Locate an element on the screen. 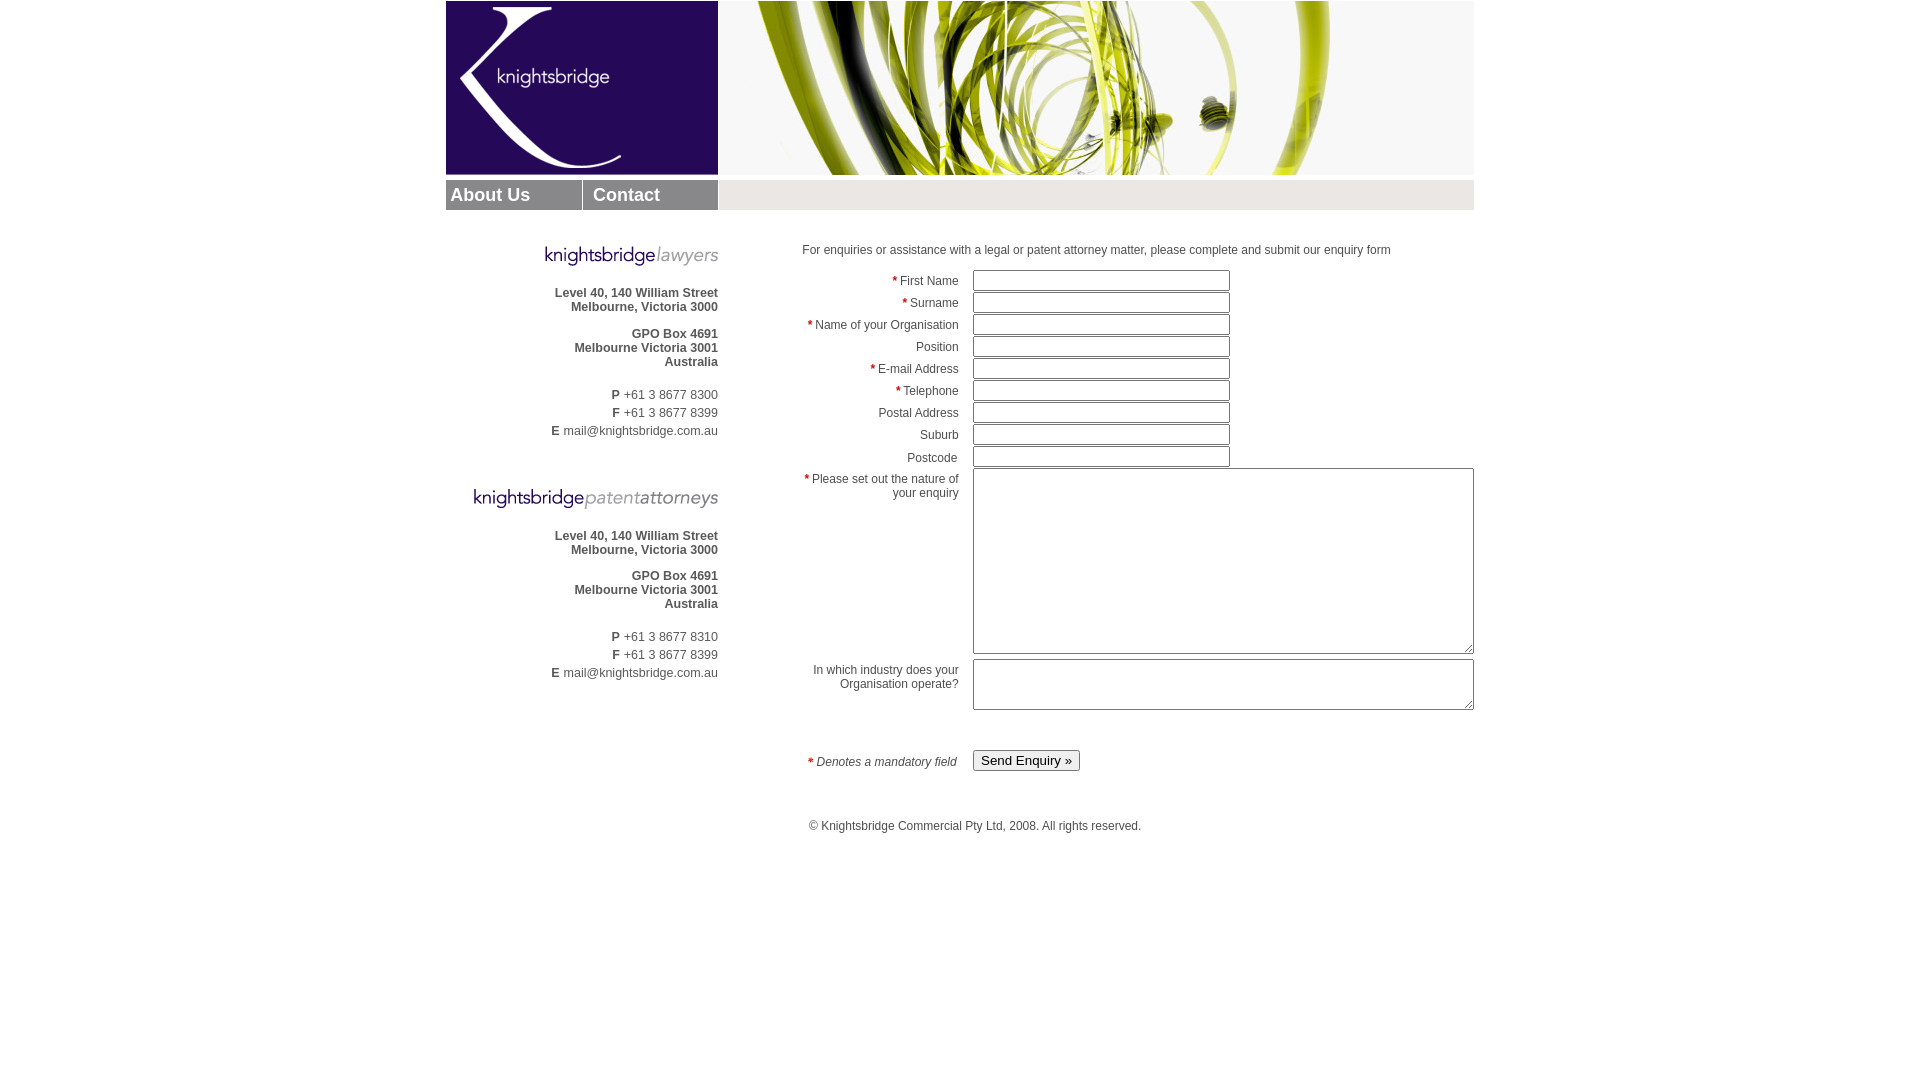 This screenshot has width=1920, height=1080. ' About Us' is located at coordinates (488, 193).